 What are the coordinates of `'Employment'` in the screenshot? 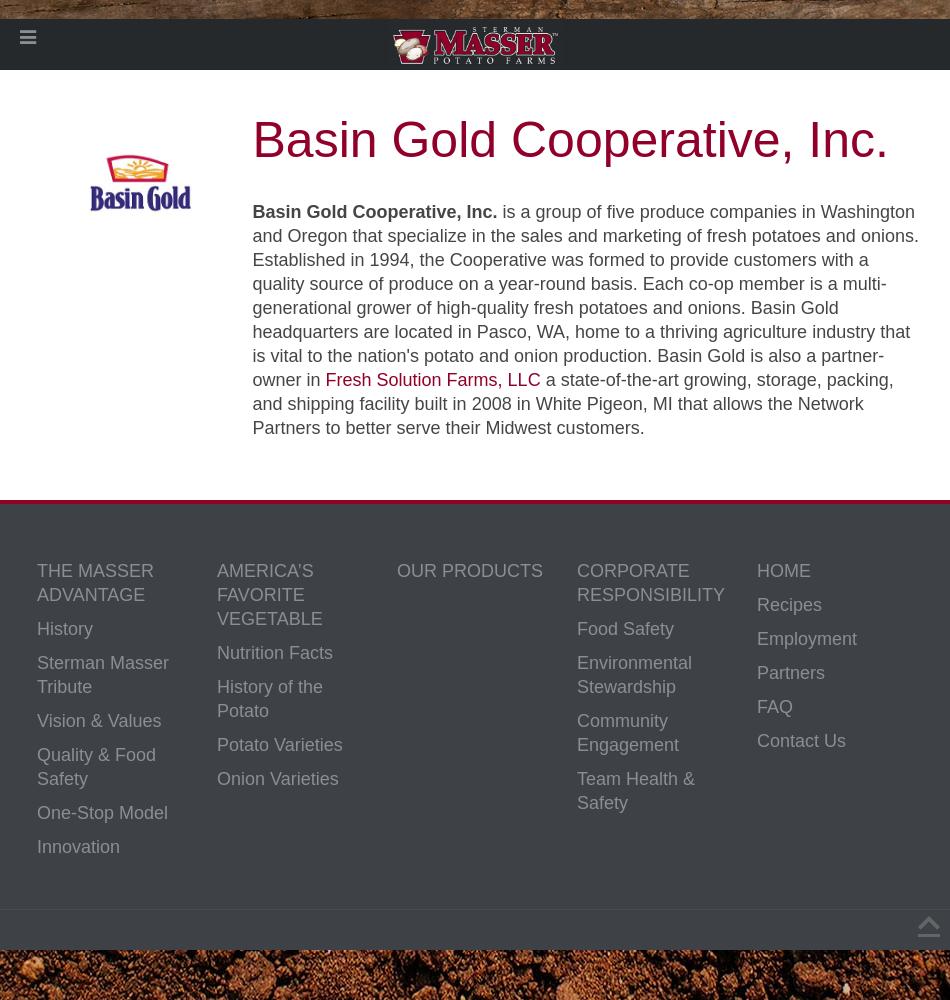 It's located at (806, 639).